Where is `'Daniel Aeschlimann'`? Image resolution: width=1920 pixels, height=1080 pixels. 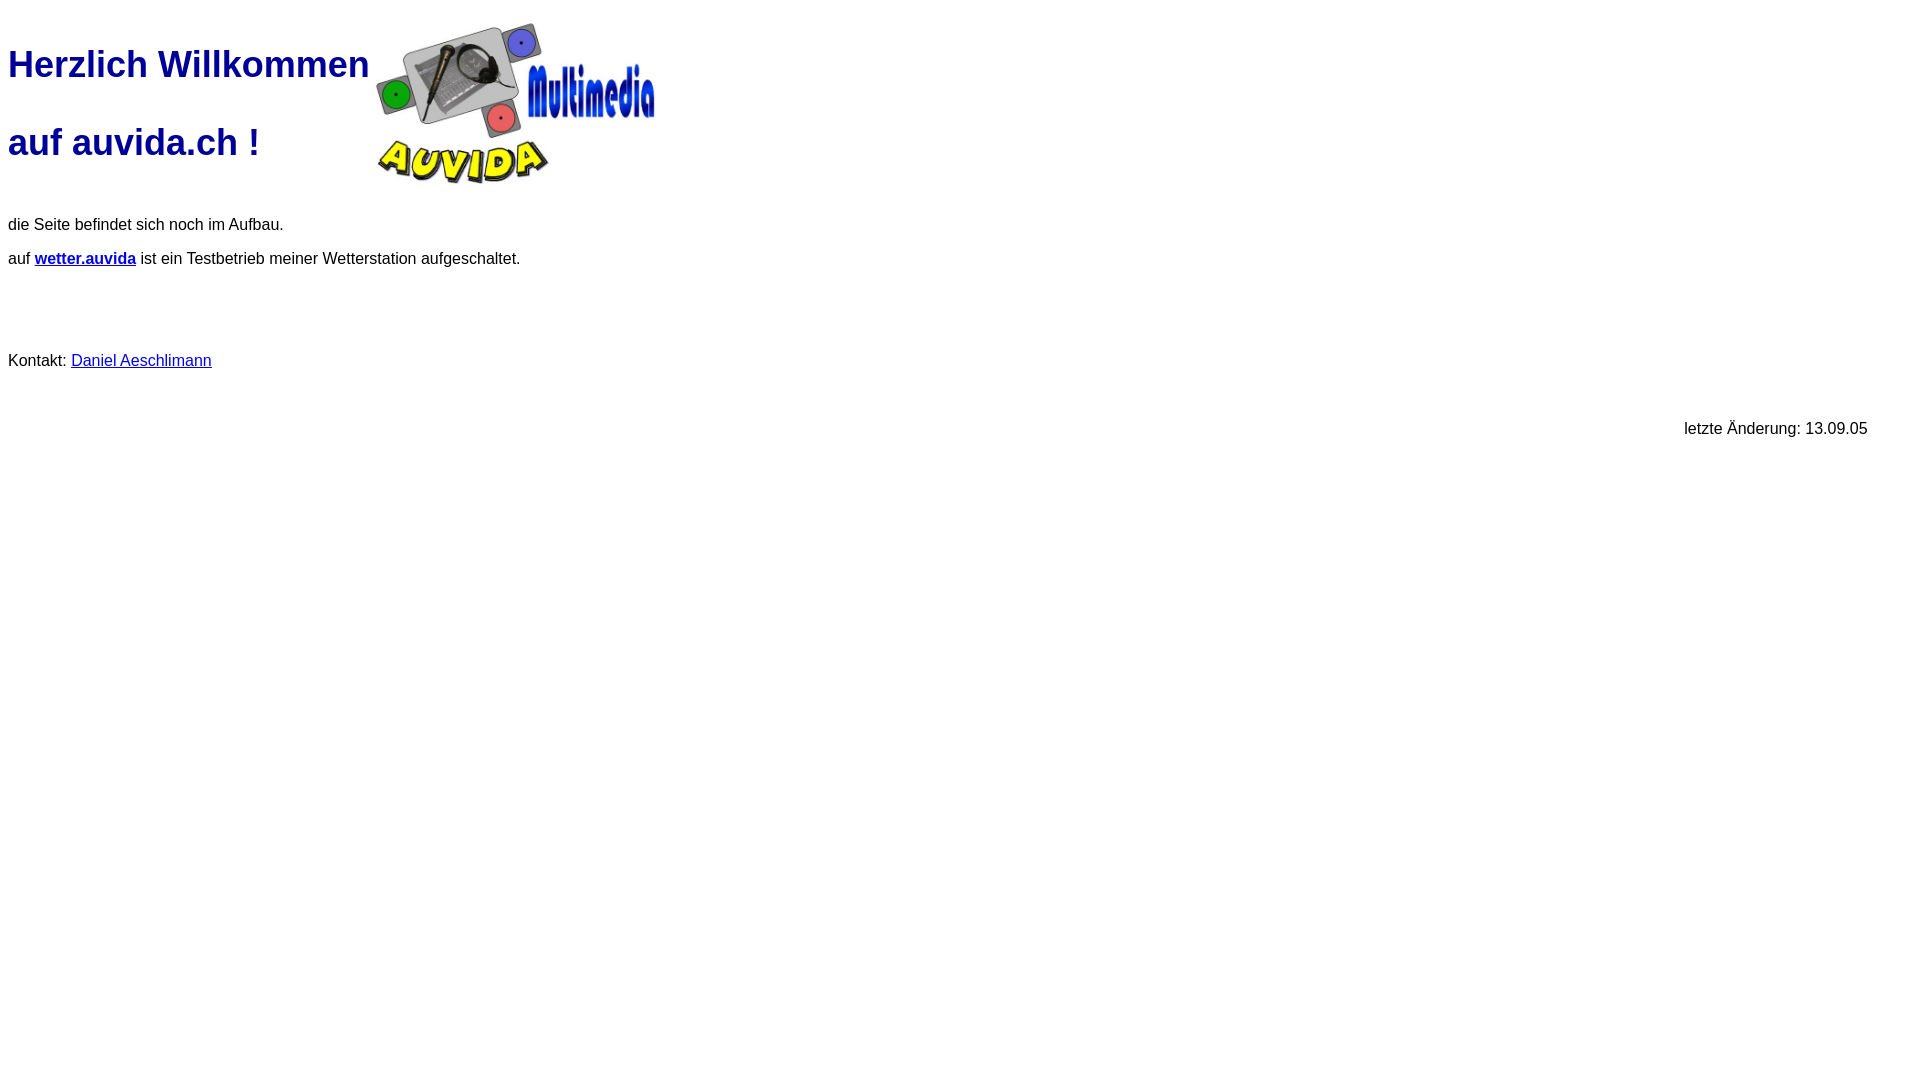
'Daniel Aeschlimann' is located at coordinates (71, 360).